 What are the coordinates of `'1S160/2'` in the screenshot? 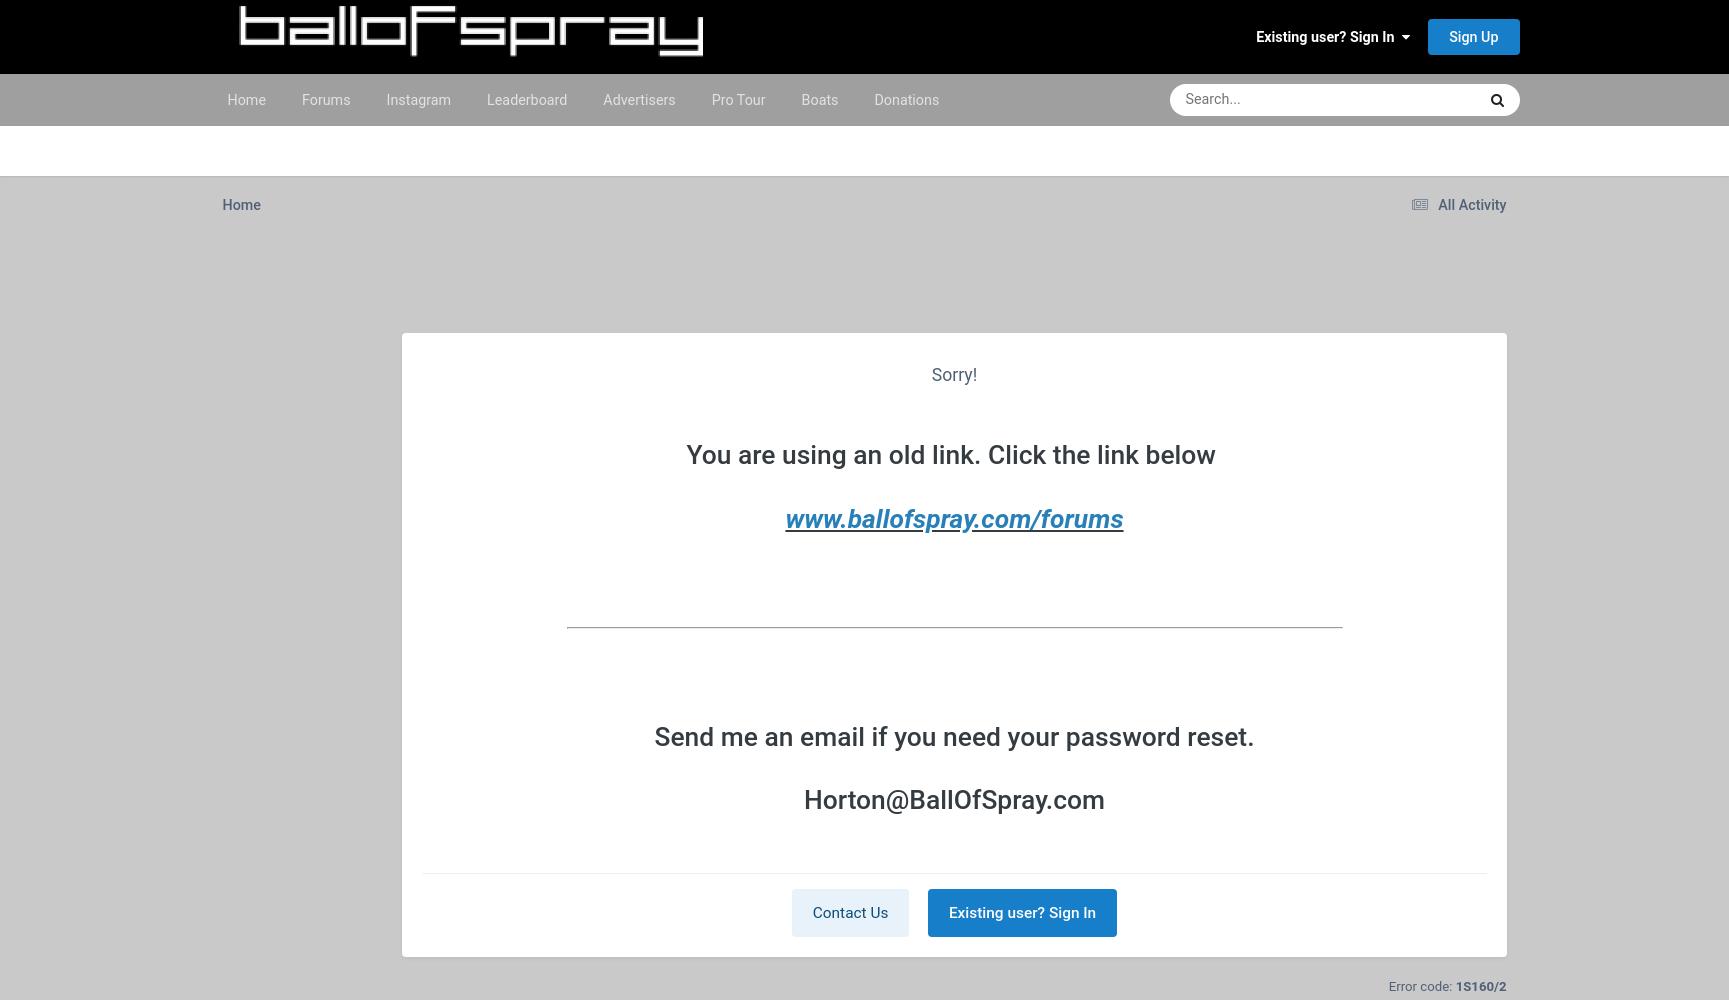 It's located at (1453, 985).